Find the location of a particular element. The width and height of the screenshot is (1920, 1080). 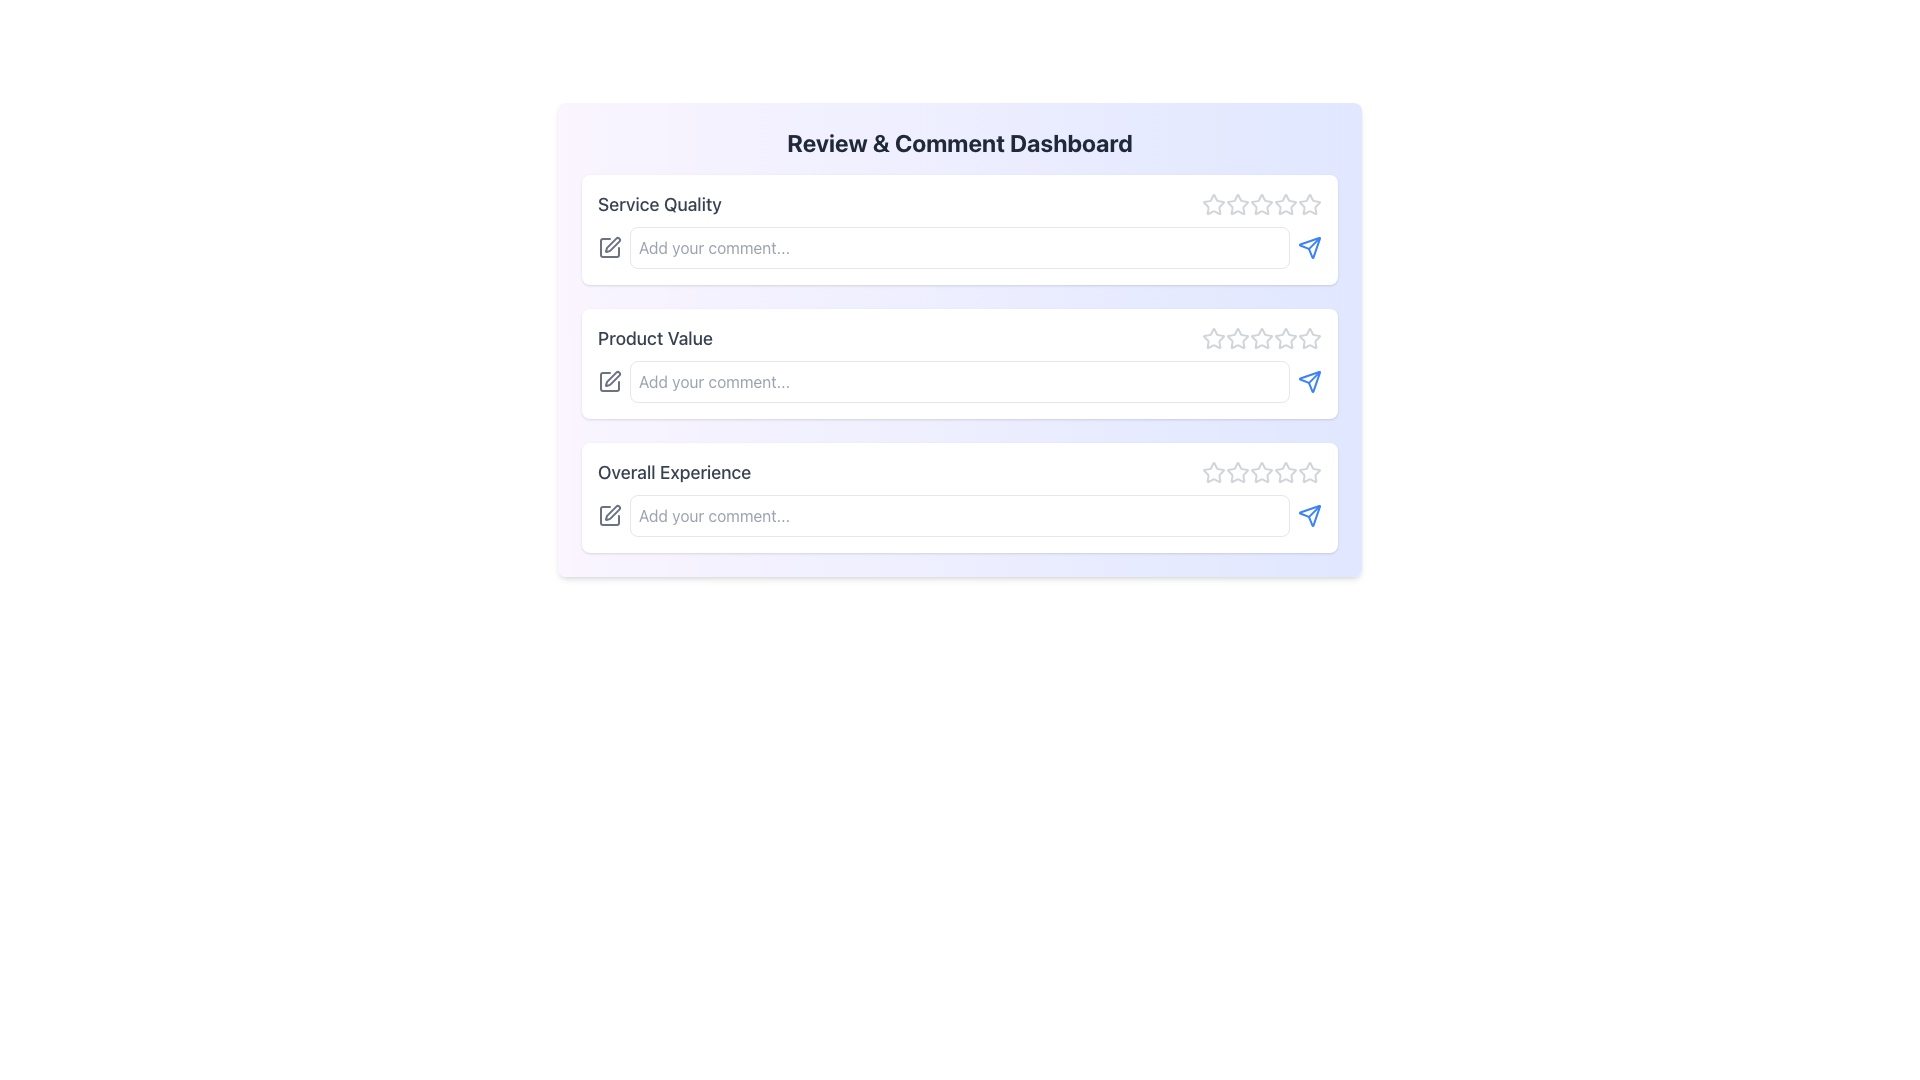

the blue paper plane icon button located at the far right of the user input field under the 'Product Value' section is located at coordinates (1310, 381).